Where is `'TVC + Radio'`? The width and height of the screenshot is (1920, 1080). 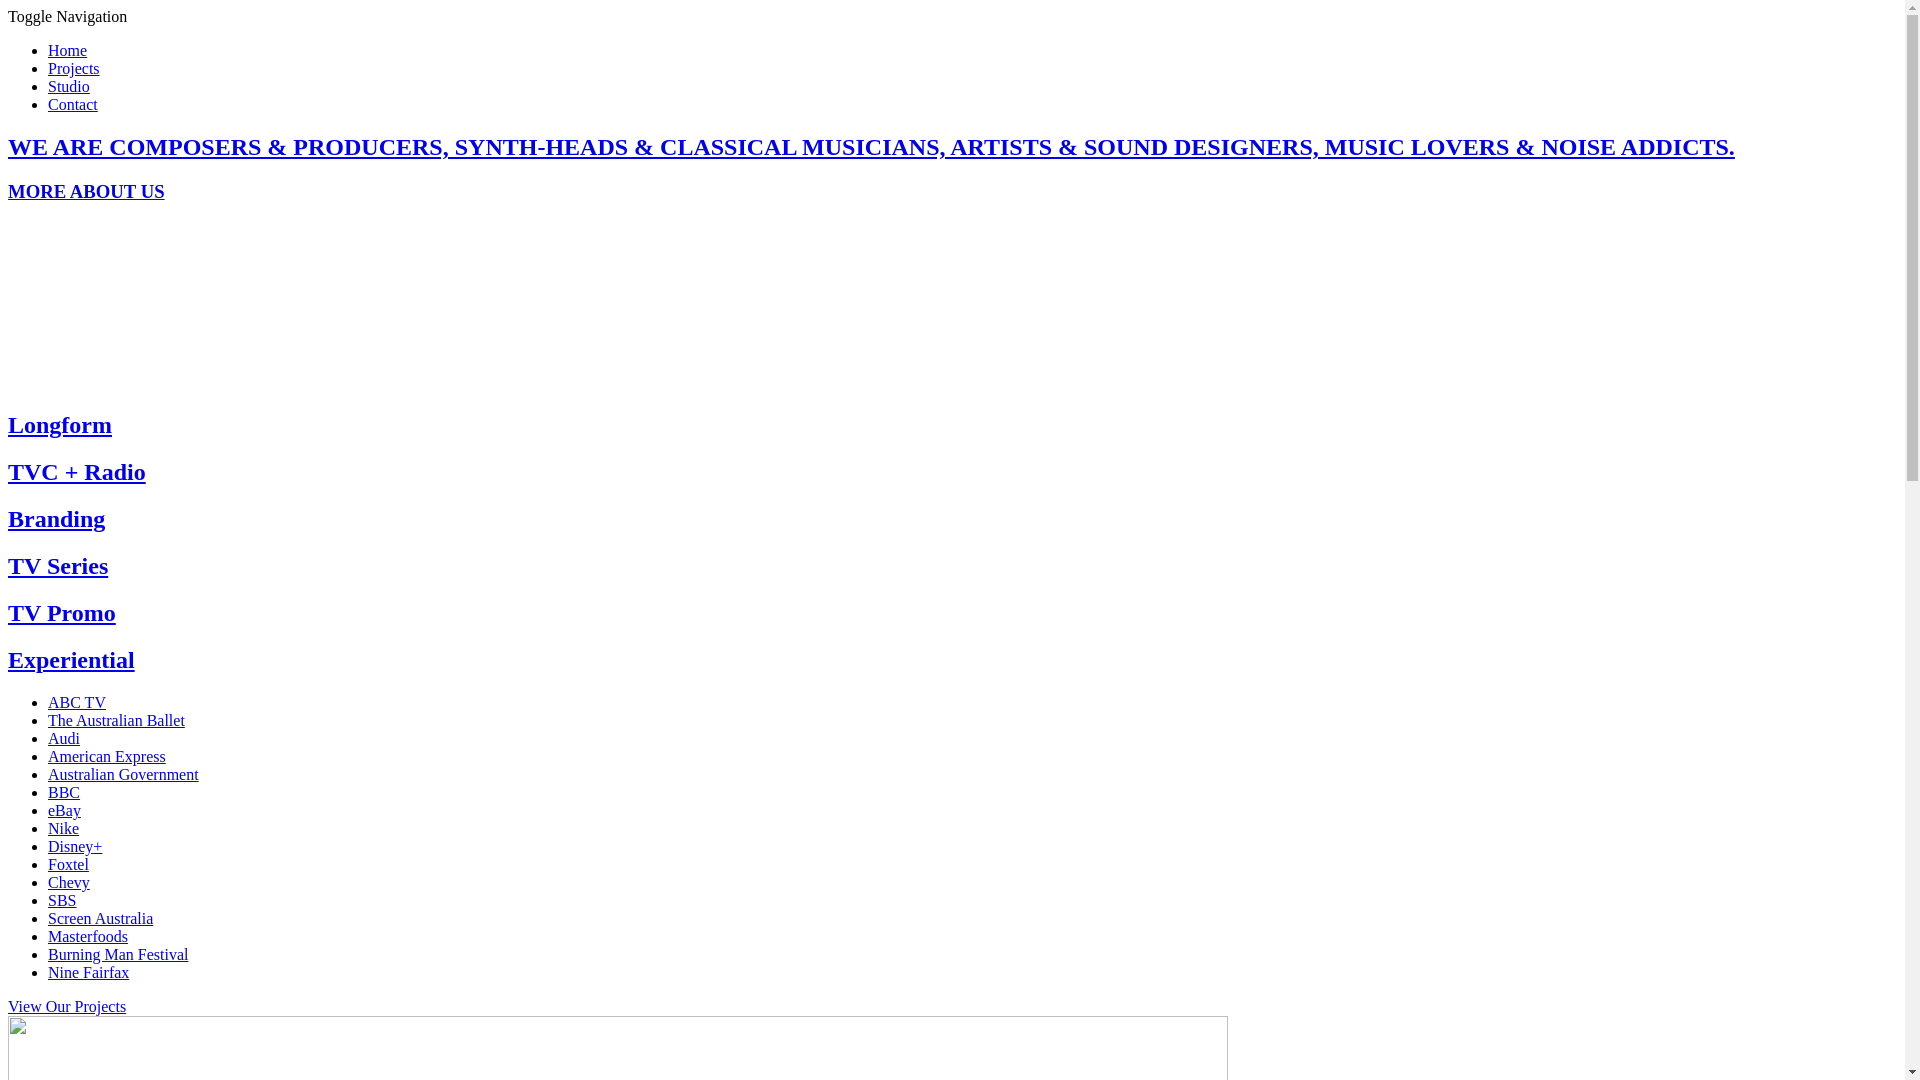 'TVC + Radio' is located at coordinates (76, 471).